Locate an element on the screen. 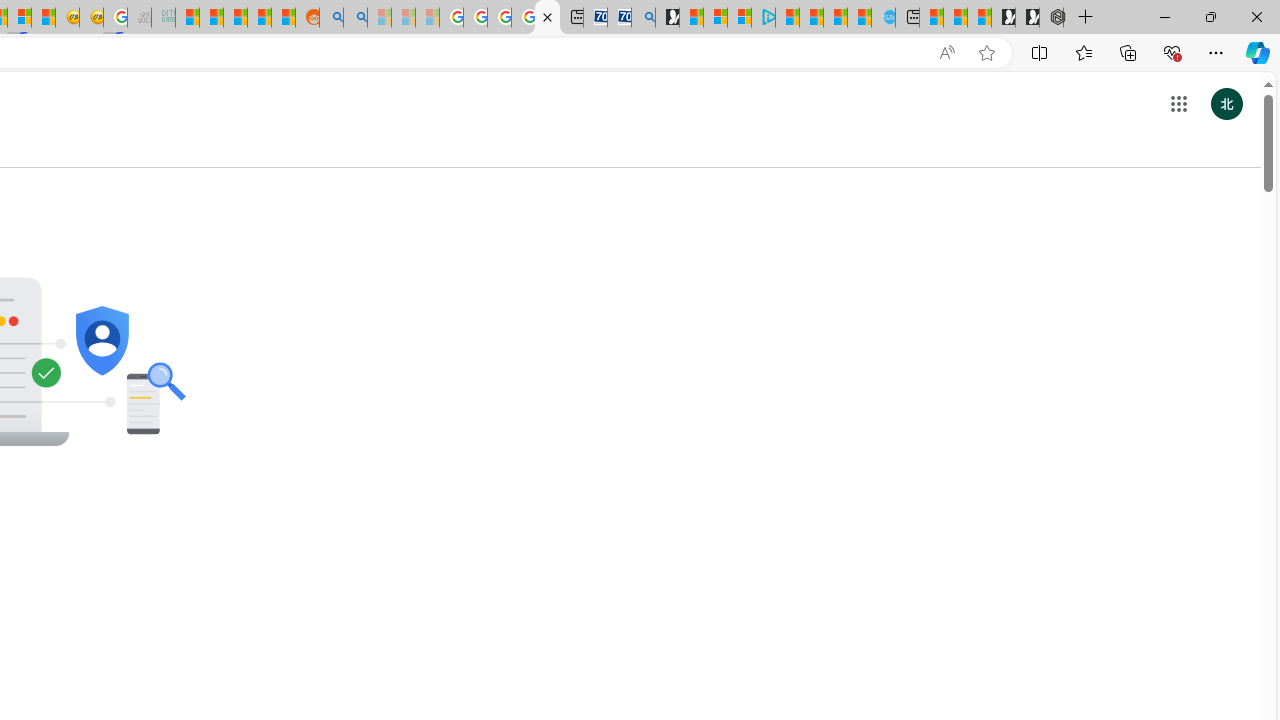 The height and width of the screenshot is (720, 1280). 'Cheap Car Rentals - Save70.com' is located at coordinates (618, 17).